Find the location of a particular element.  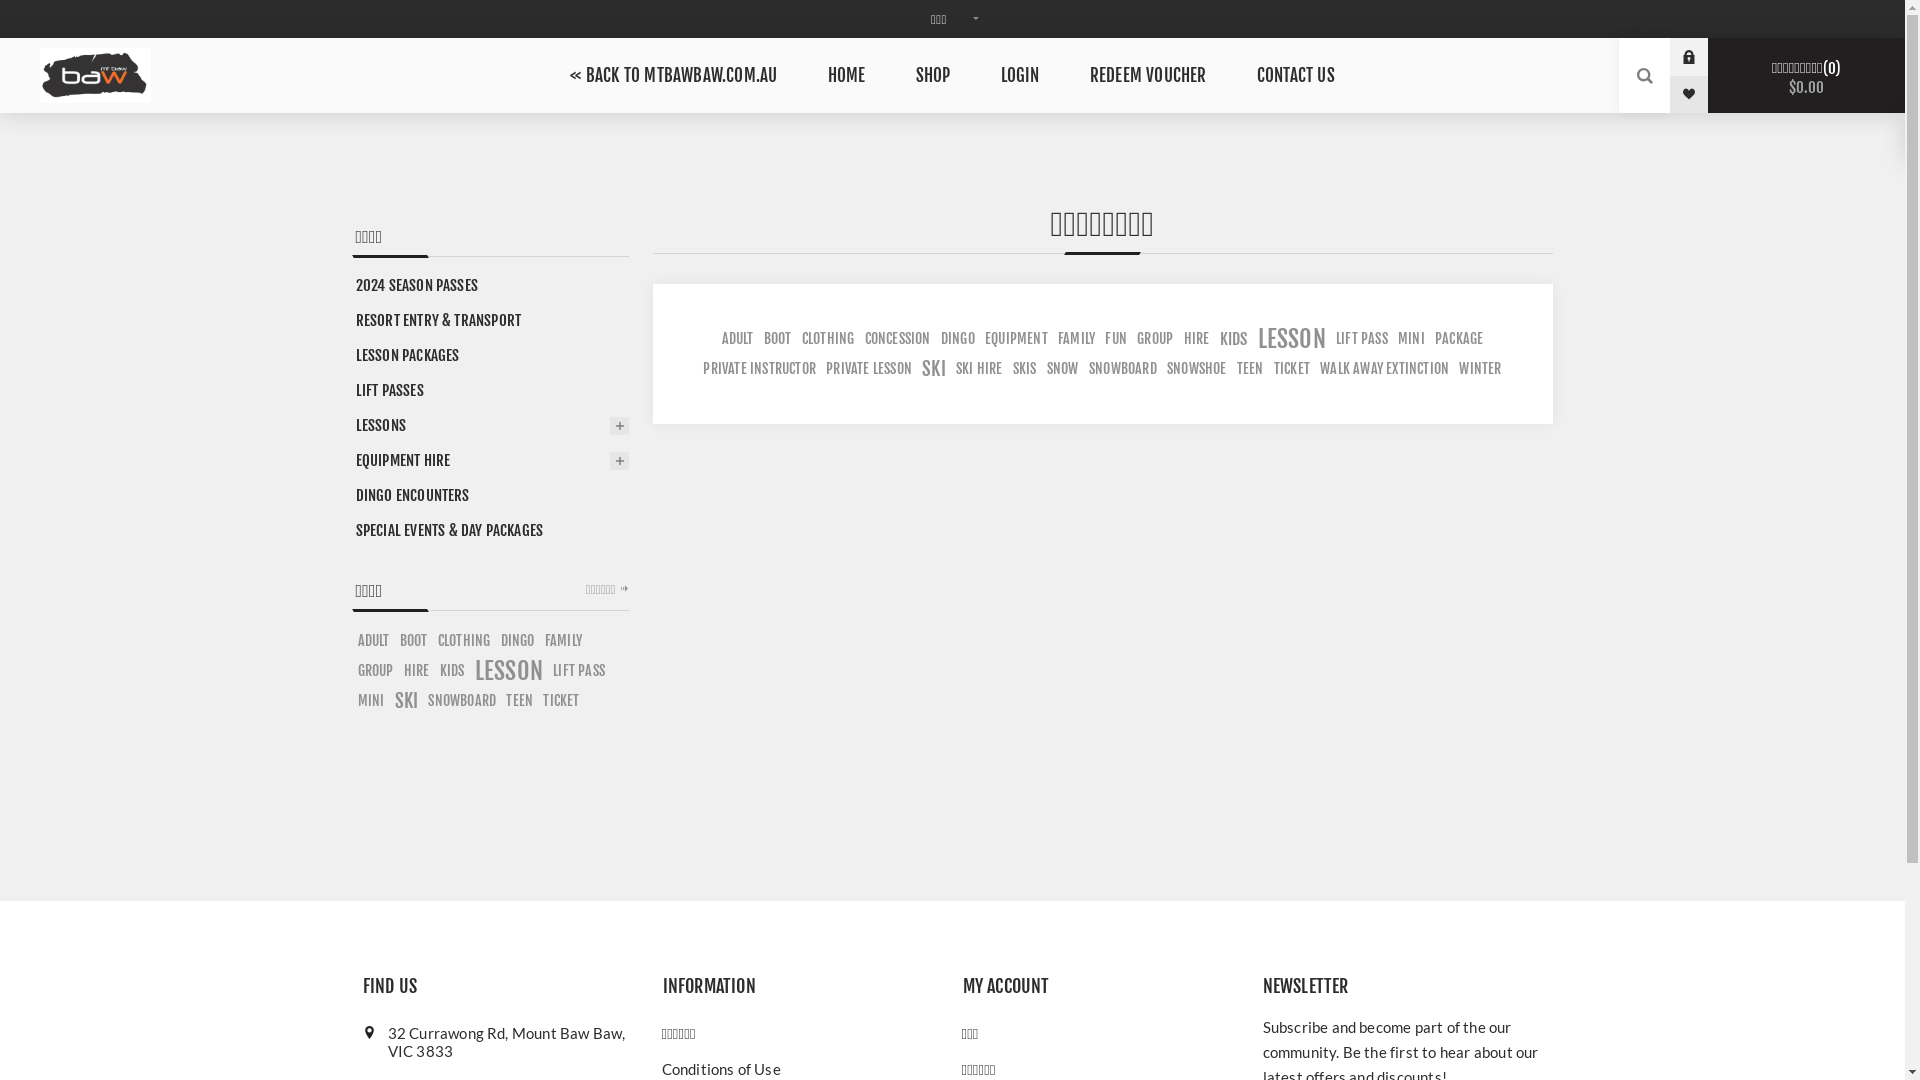

'CONTACT US' is located at coordinates (1296, 74).